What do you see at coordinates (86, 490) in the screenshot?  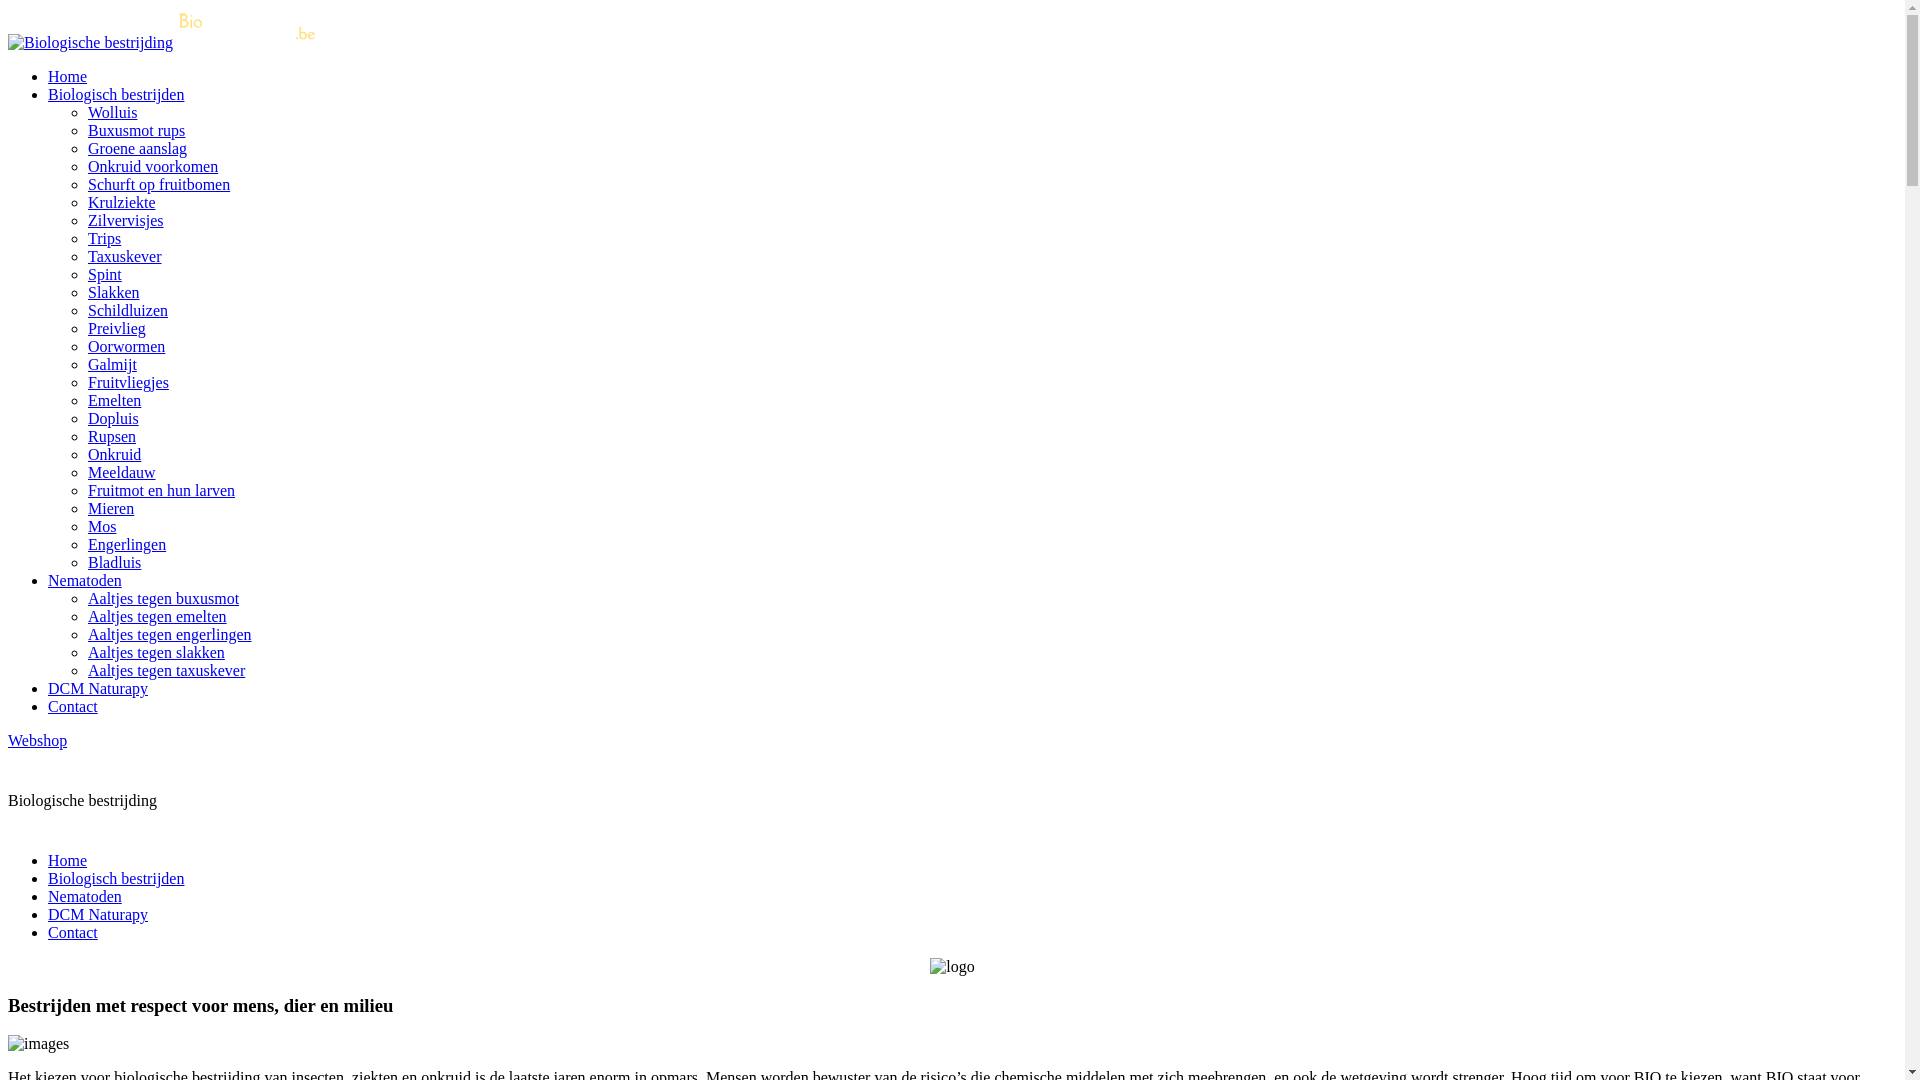 I see `'Fruitmot en hun larven'` at bounding box center [86, 490].